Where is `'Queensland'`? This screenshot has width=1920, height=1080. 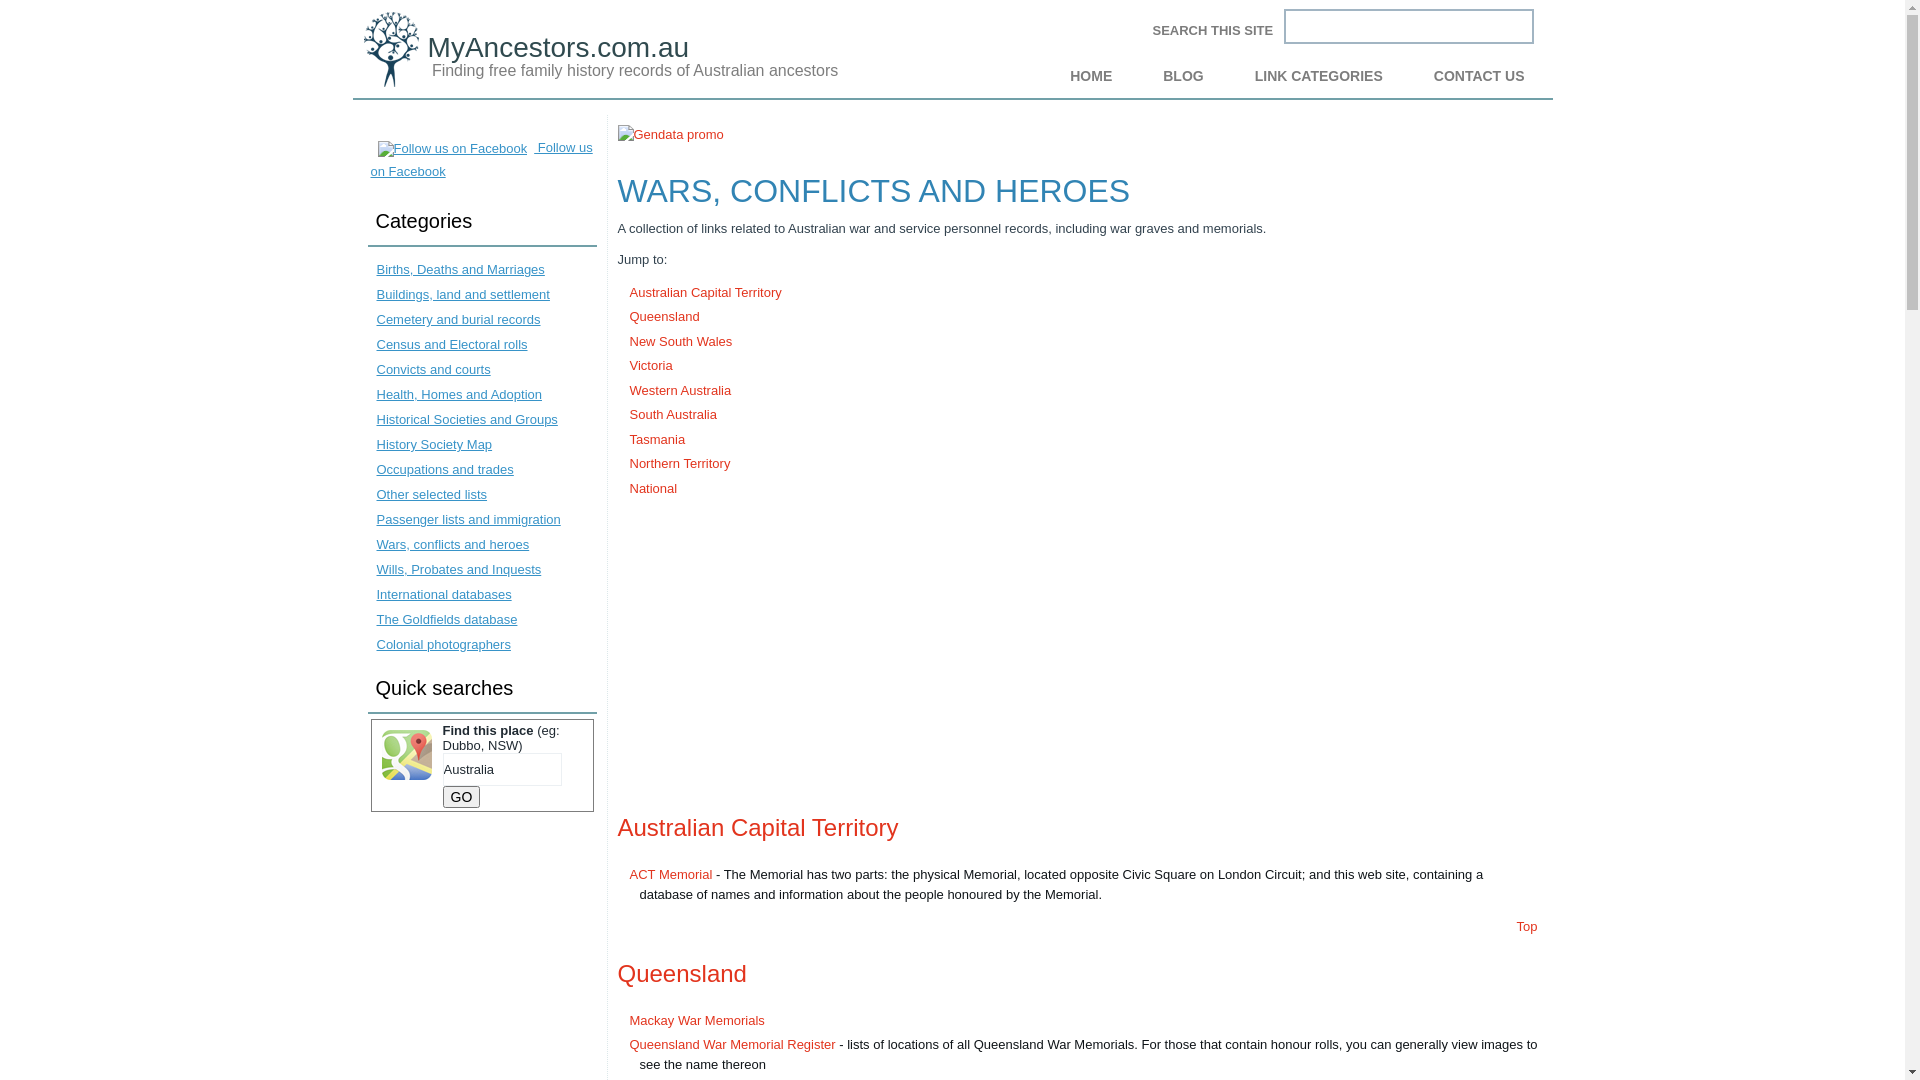 'Queensland' is located at coordinates (628, 315).